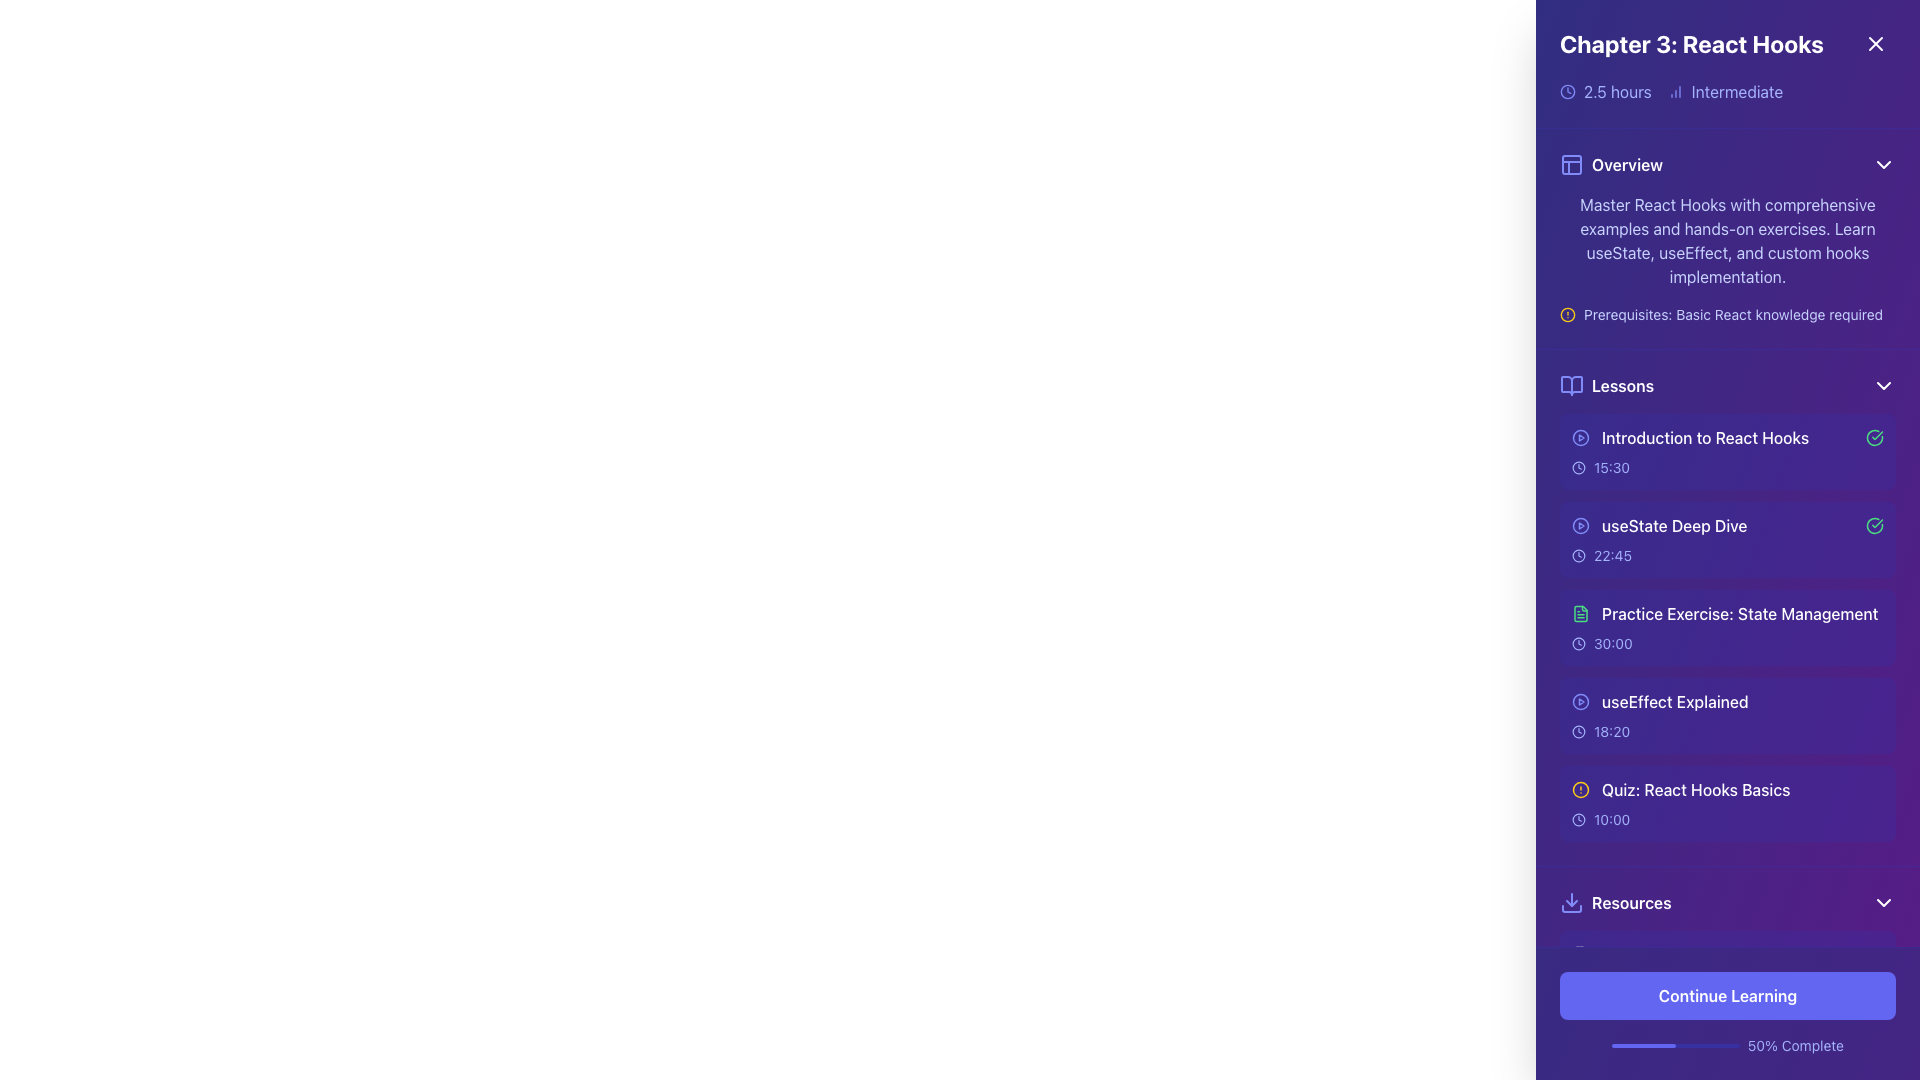 This screenshot has width=1920, height=1080. I want to click on the text label 'Introduction to React Hooks' in the Lessons section, so click(1727, 437).